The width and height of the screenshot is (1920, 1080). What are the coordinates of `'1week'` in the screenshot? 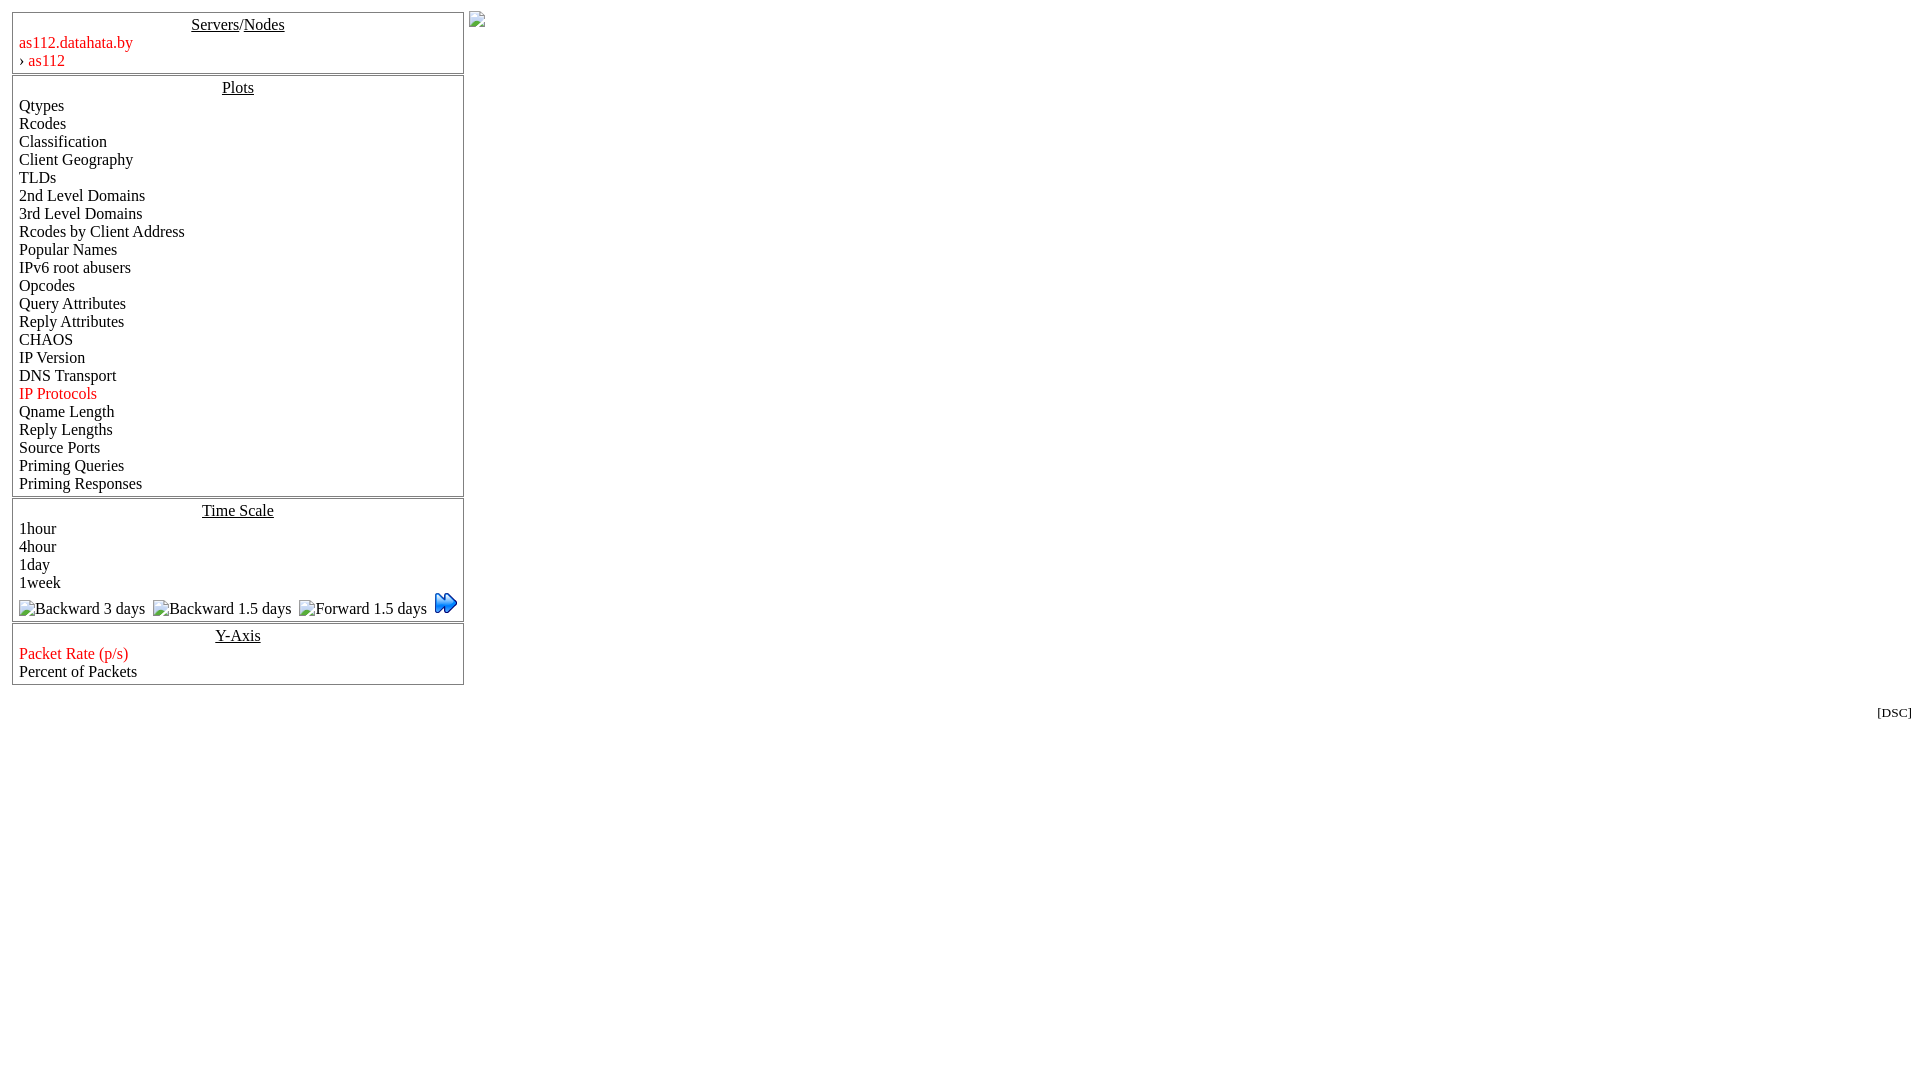 It's located at (39, 582).